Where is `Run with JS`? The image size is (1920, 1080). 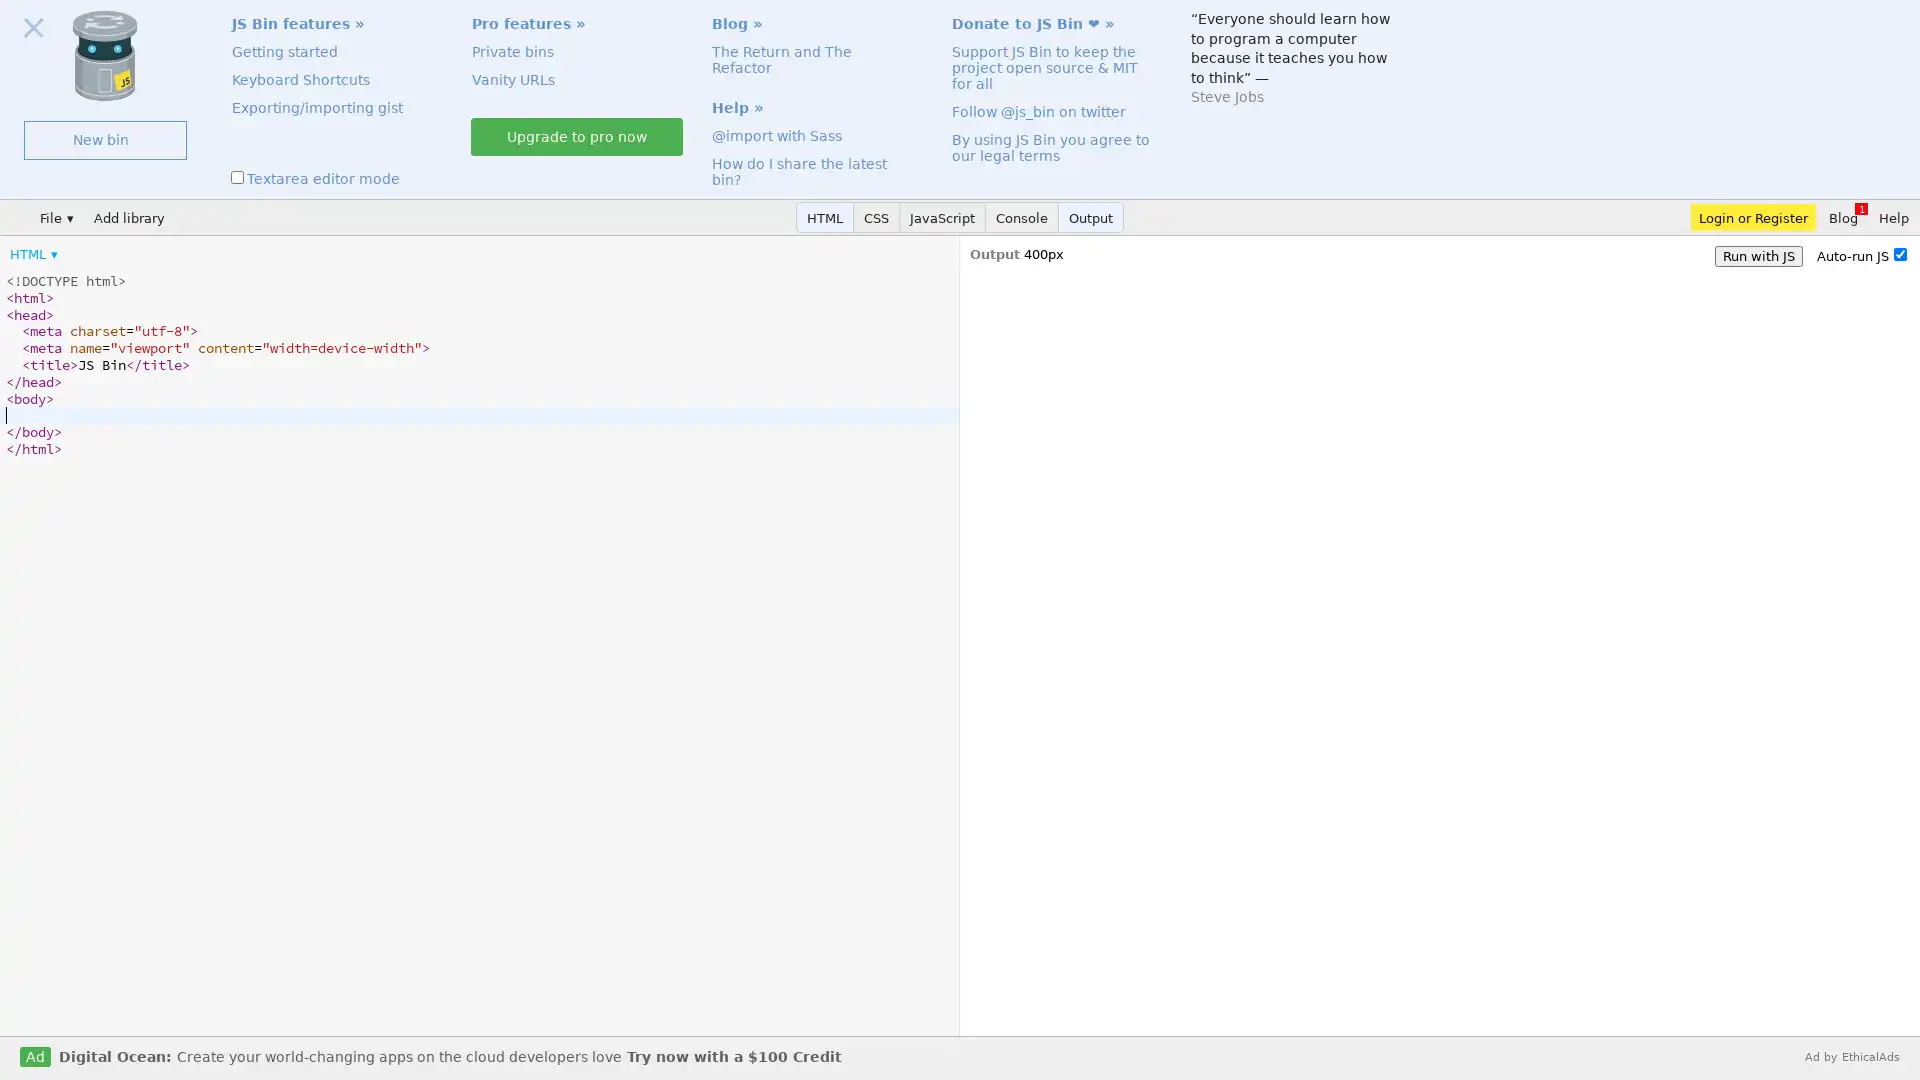 Run with JS is located at coordinates (1757, 255).